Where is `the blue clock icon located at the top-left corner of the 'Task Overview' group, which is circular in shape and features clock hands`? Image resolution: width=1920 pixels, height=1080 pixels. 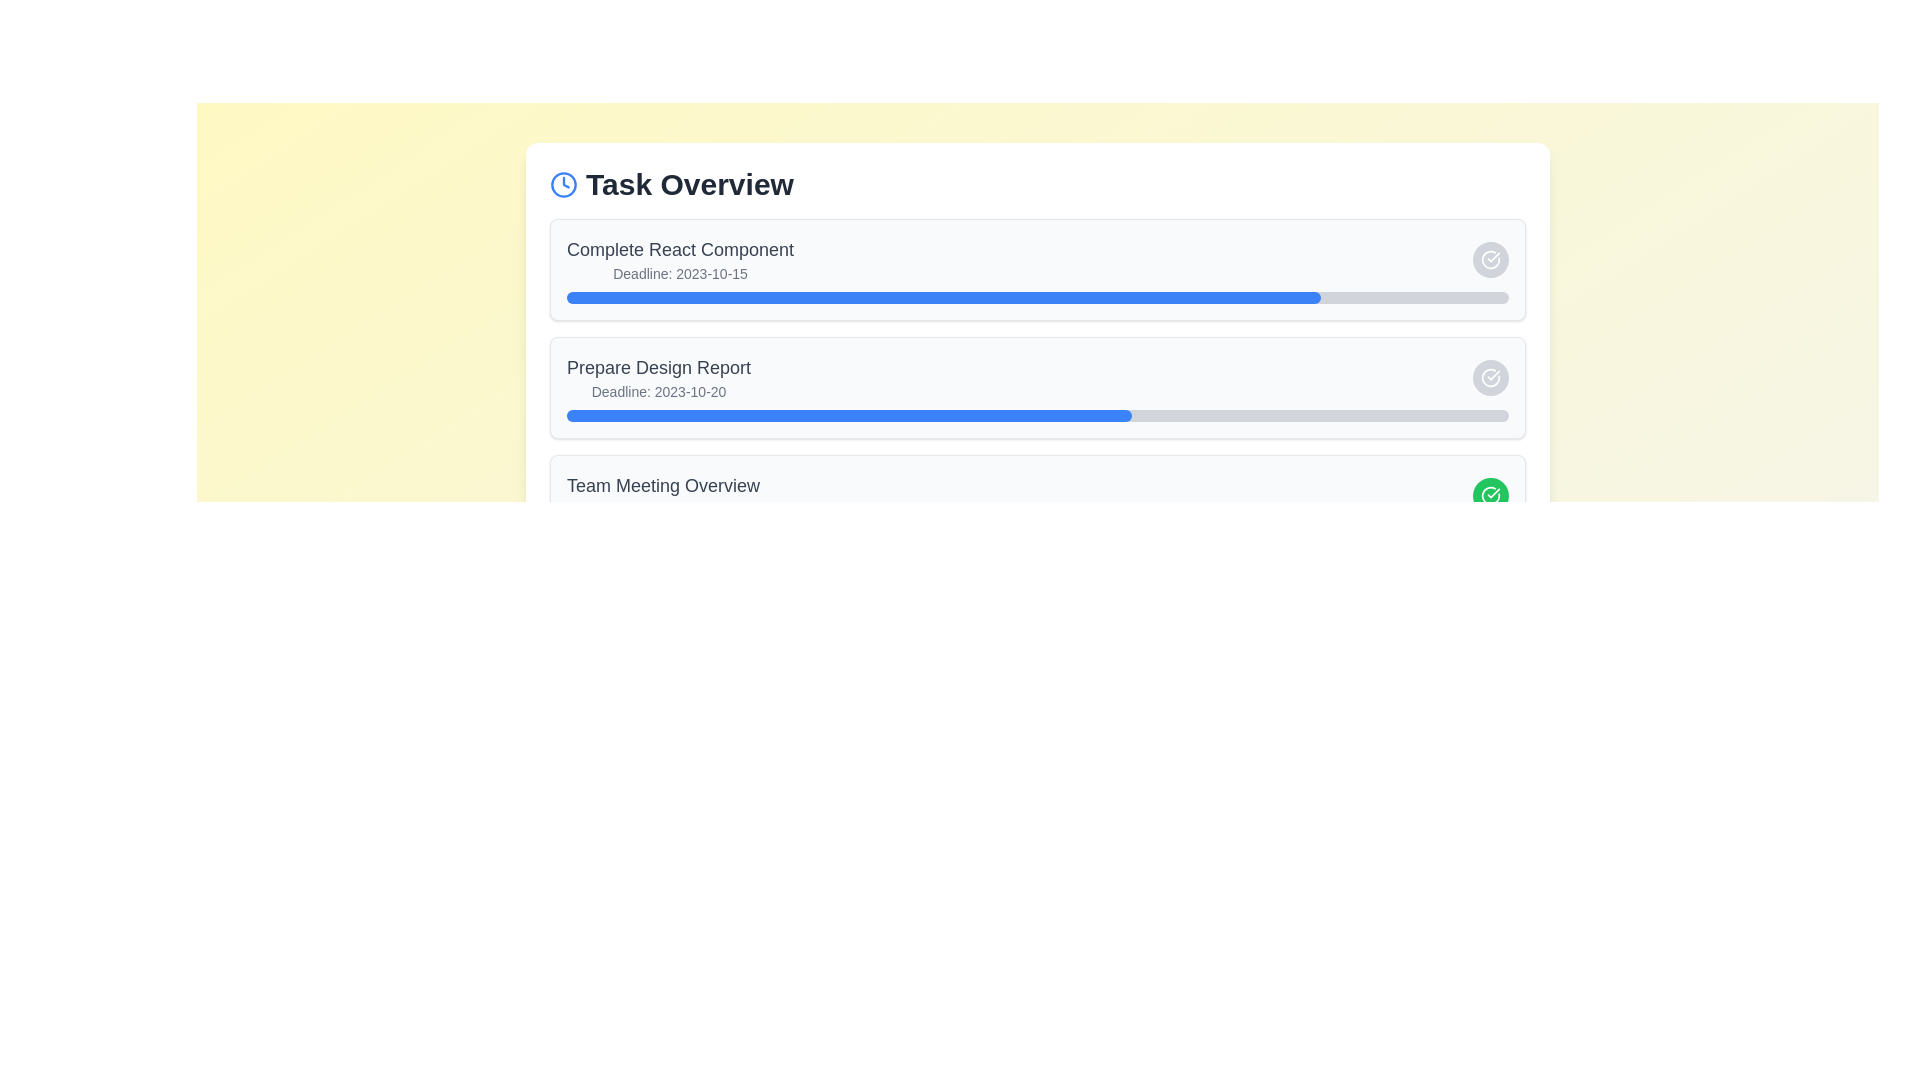 the blue clock icon located at the top-left corner of the 'Task Overview' group, which is circular in shape and features clock hands is located at coordinates (563, 185).